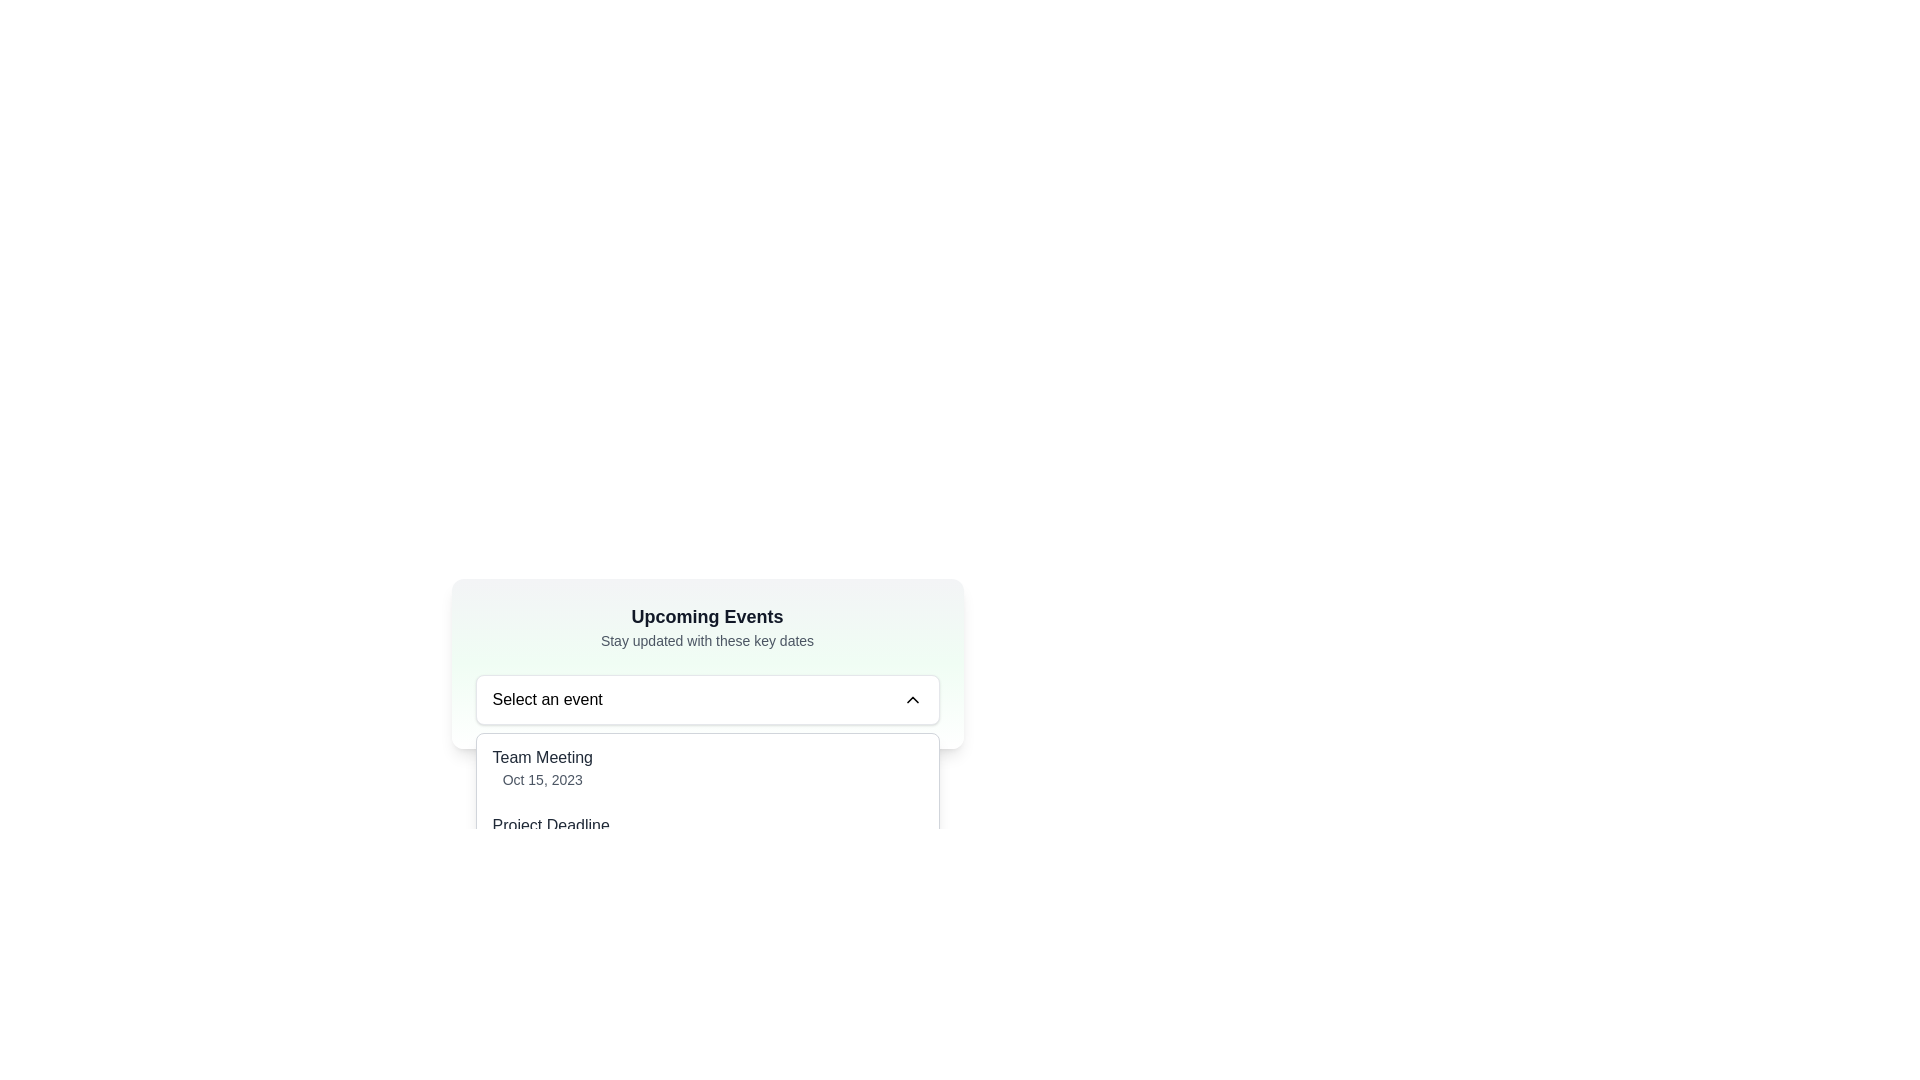  What do you see at coordinates (542, 758) in the screenshot?
I see `the text label representing the title 'Team Meeting' located within the dropdown under 'Upcoming Events'` at bounding box center [542, 758].